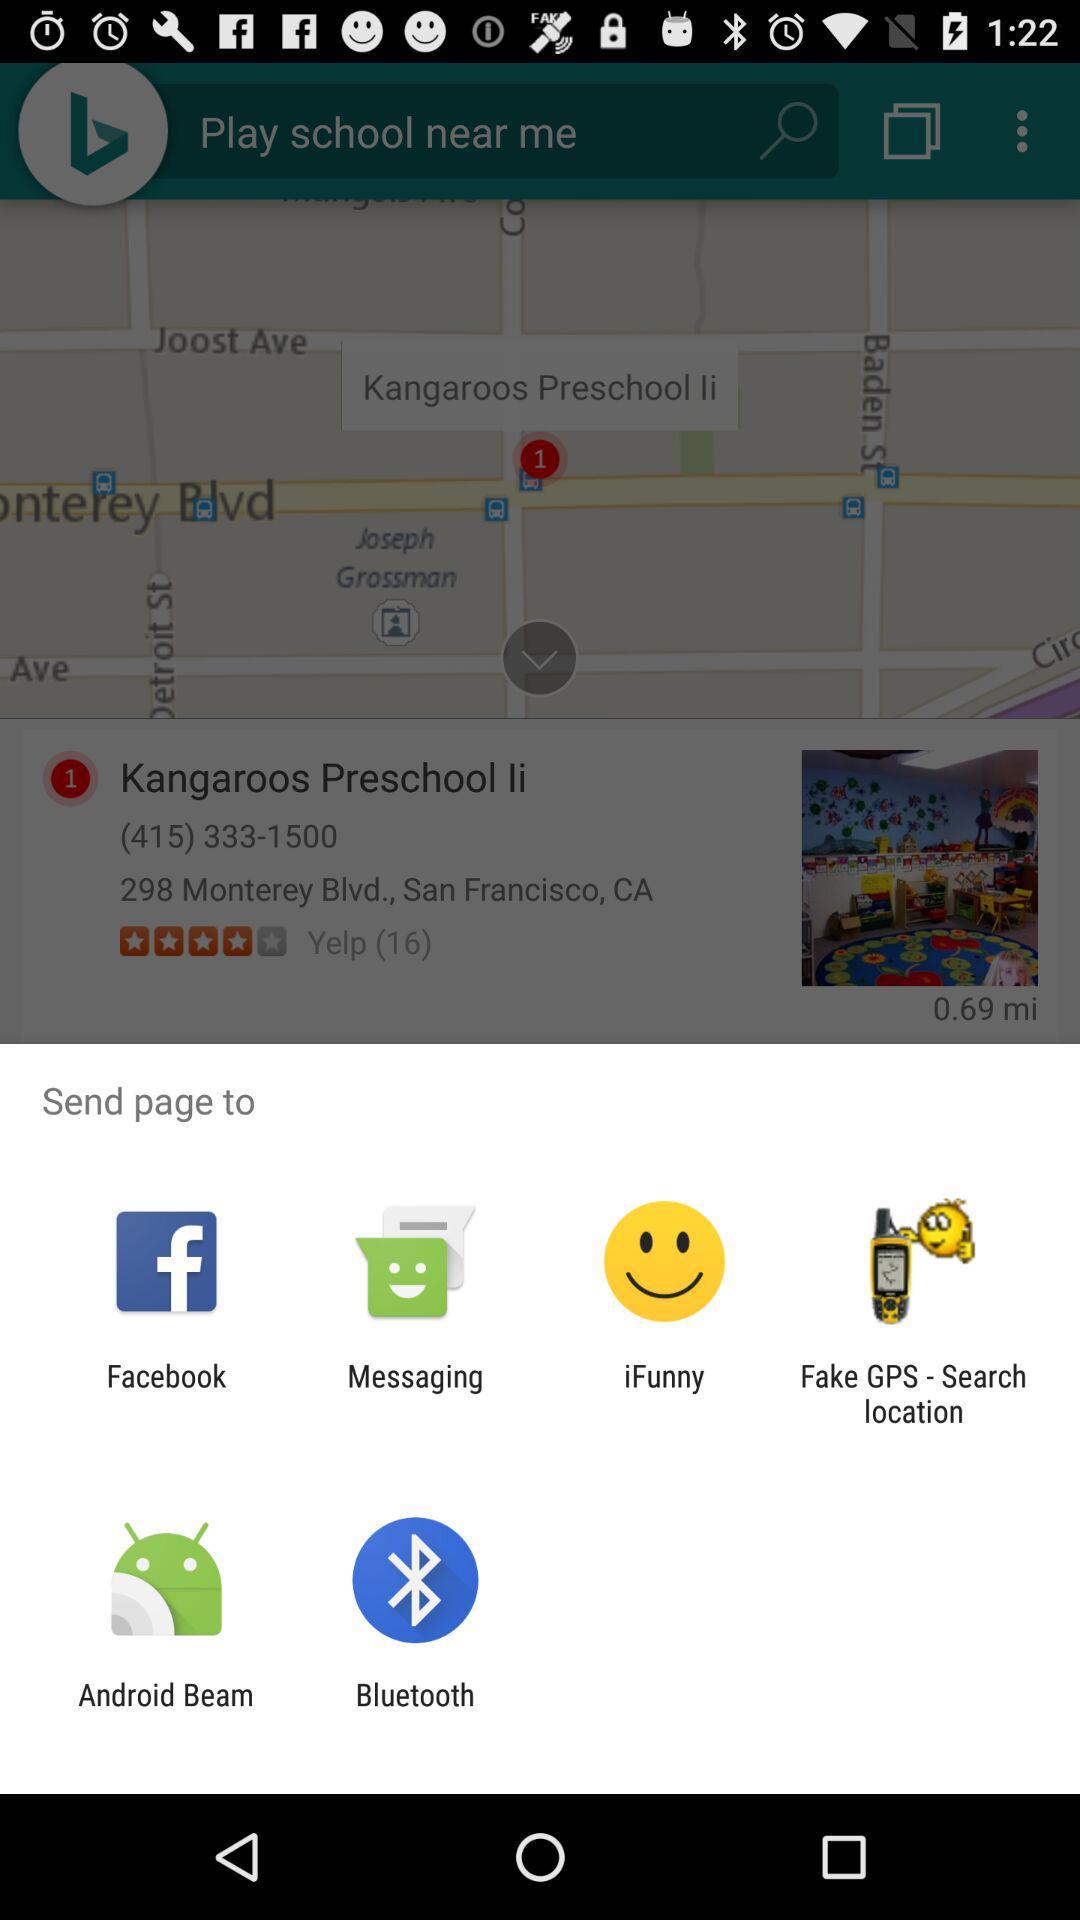 This screenshot has height=1920, width=1080. I want to click on app to the left of the bluetooth app, so click(165, 1711).